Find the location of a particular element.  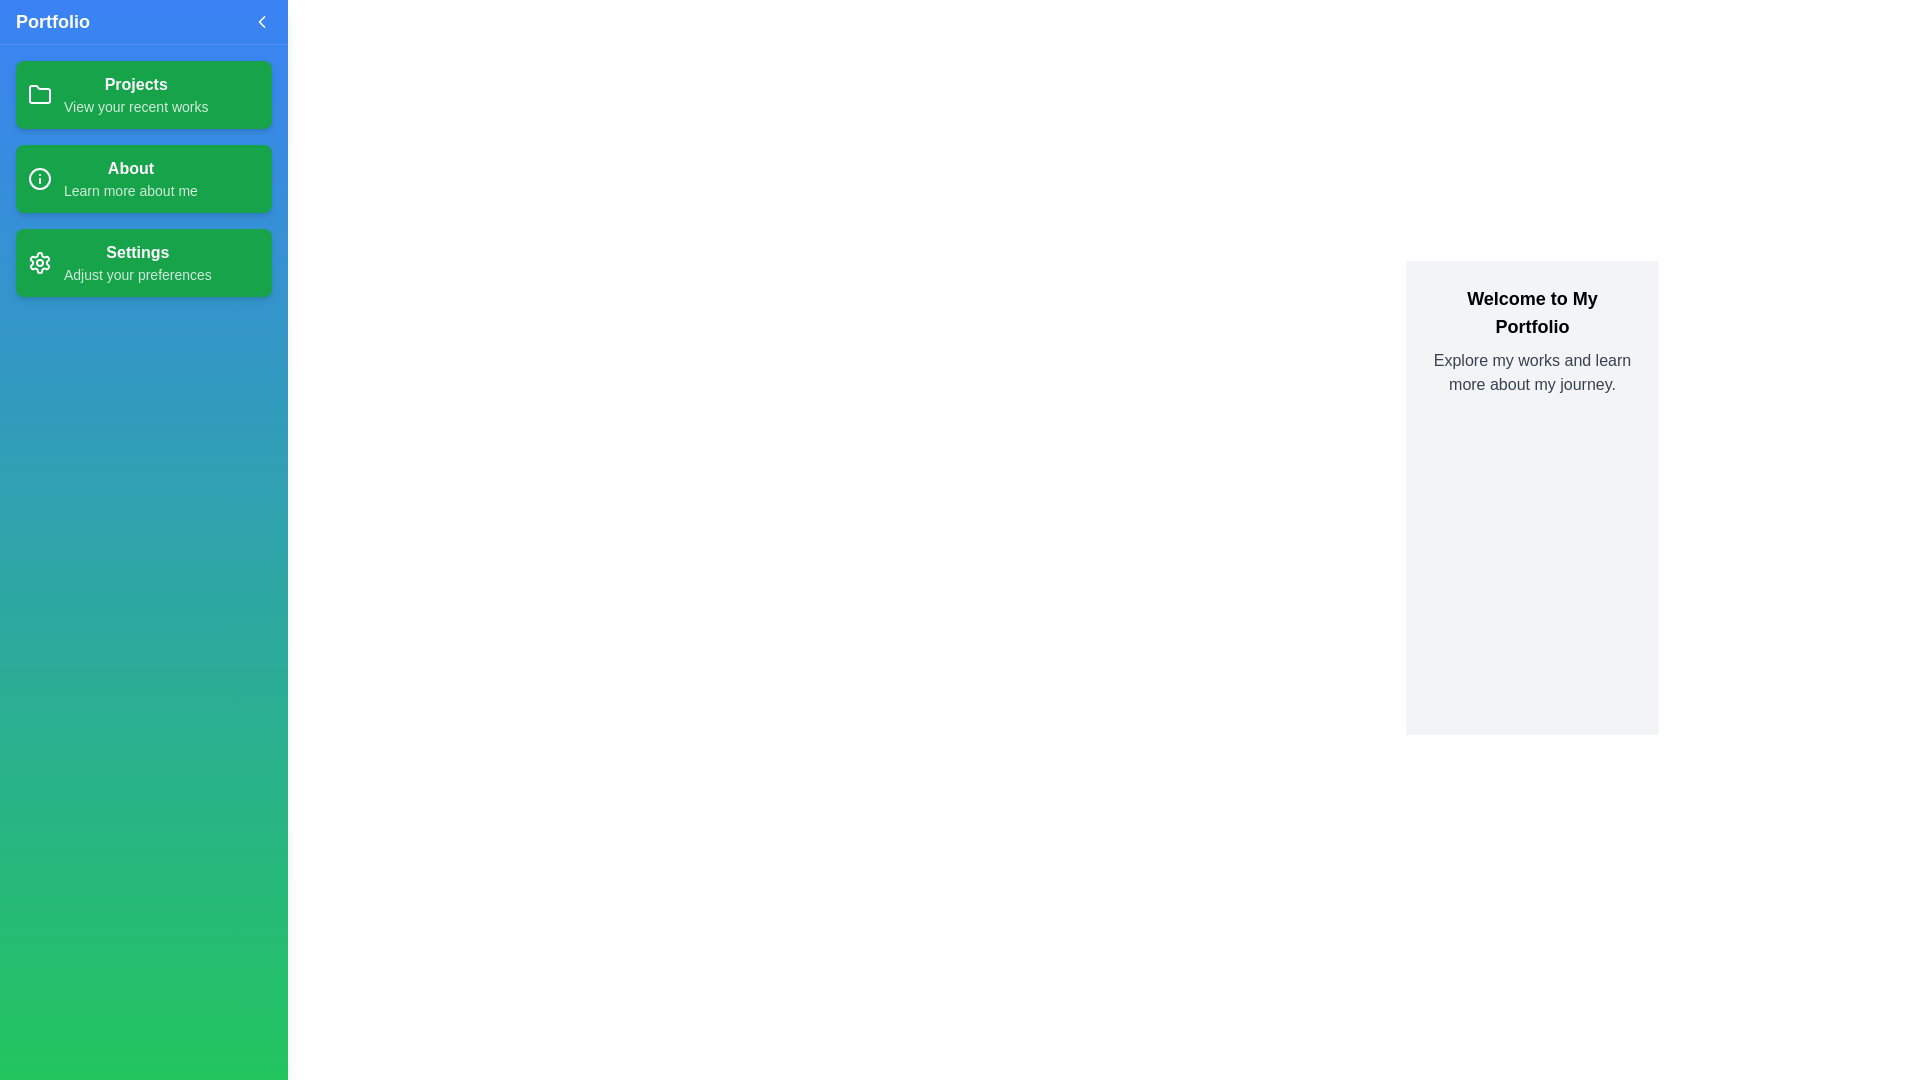

the section labeled 'About' to observe its hover effect is located at coordinates (143, 177).